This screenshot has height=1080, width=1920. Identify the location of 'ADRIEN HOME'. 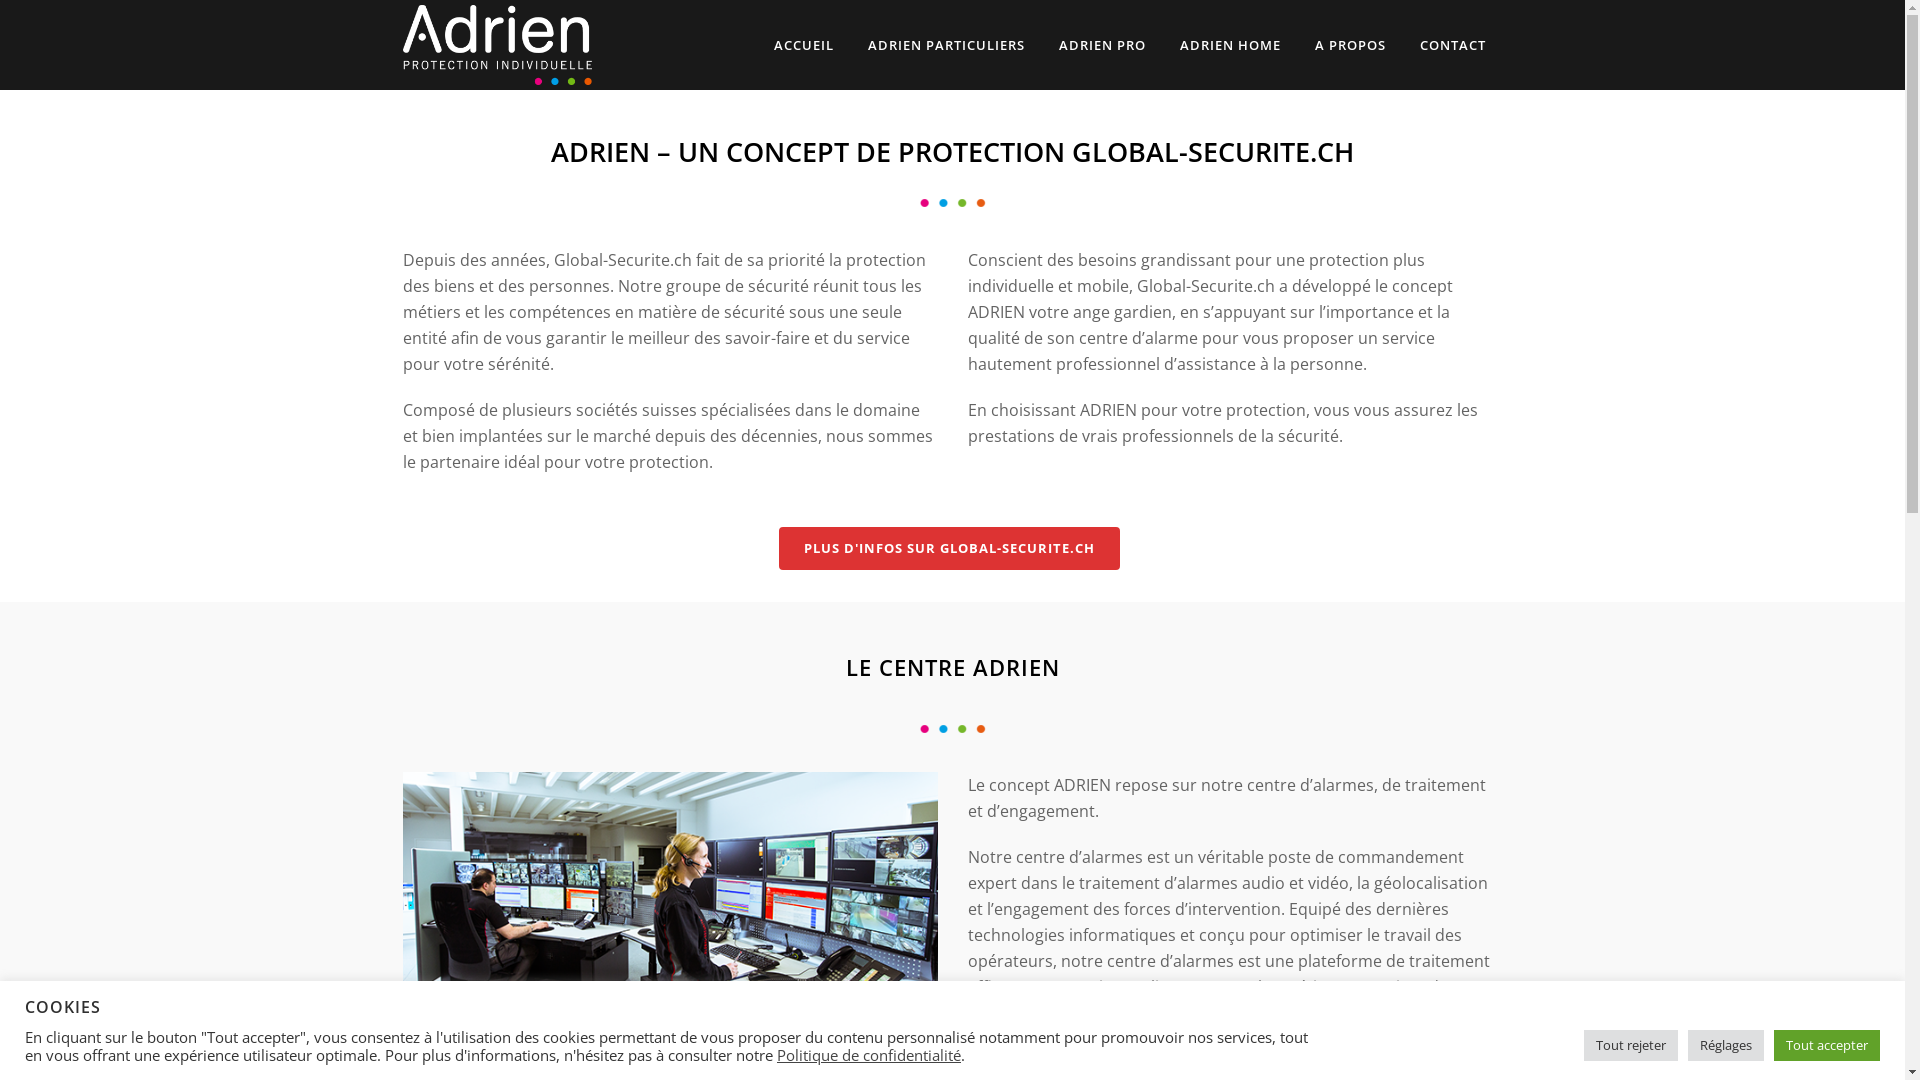
(1228, 45).